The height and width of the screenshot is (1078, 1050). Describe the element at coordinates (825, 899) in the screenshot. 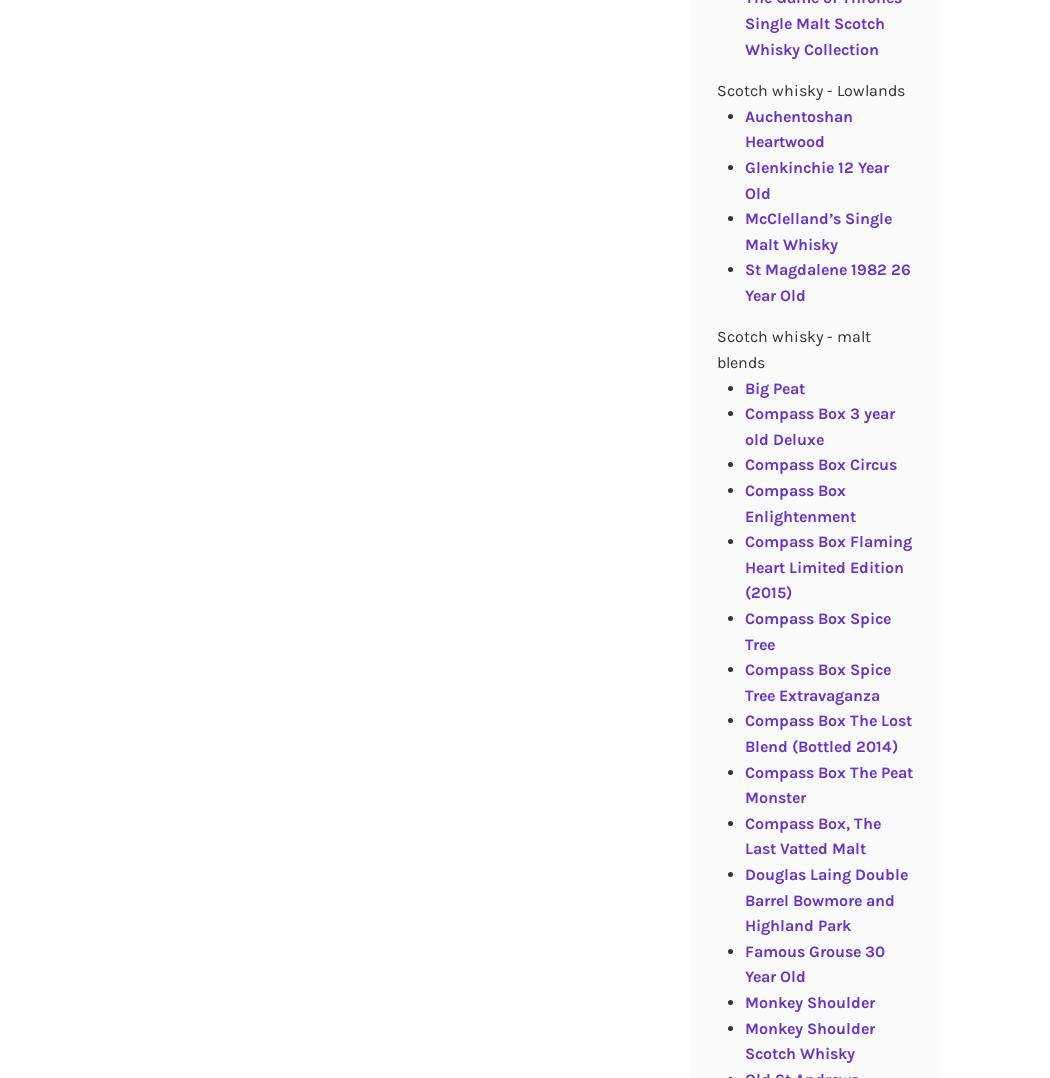

I see `'Douglas Laing Double Barrel Bowmore and Highland Park'` at that location.